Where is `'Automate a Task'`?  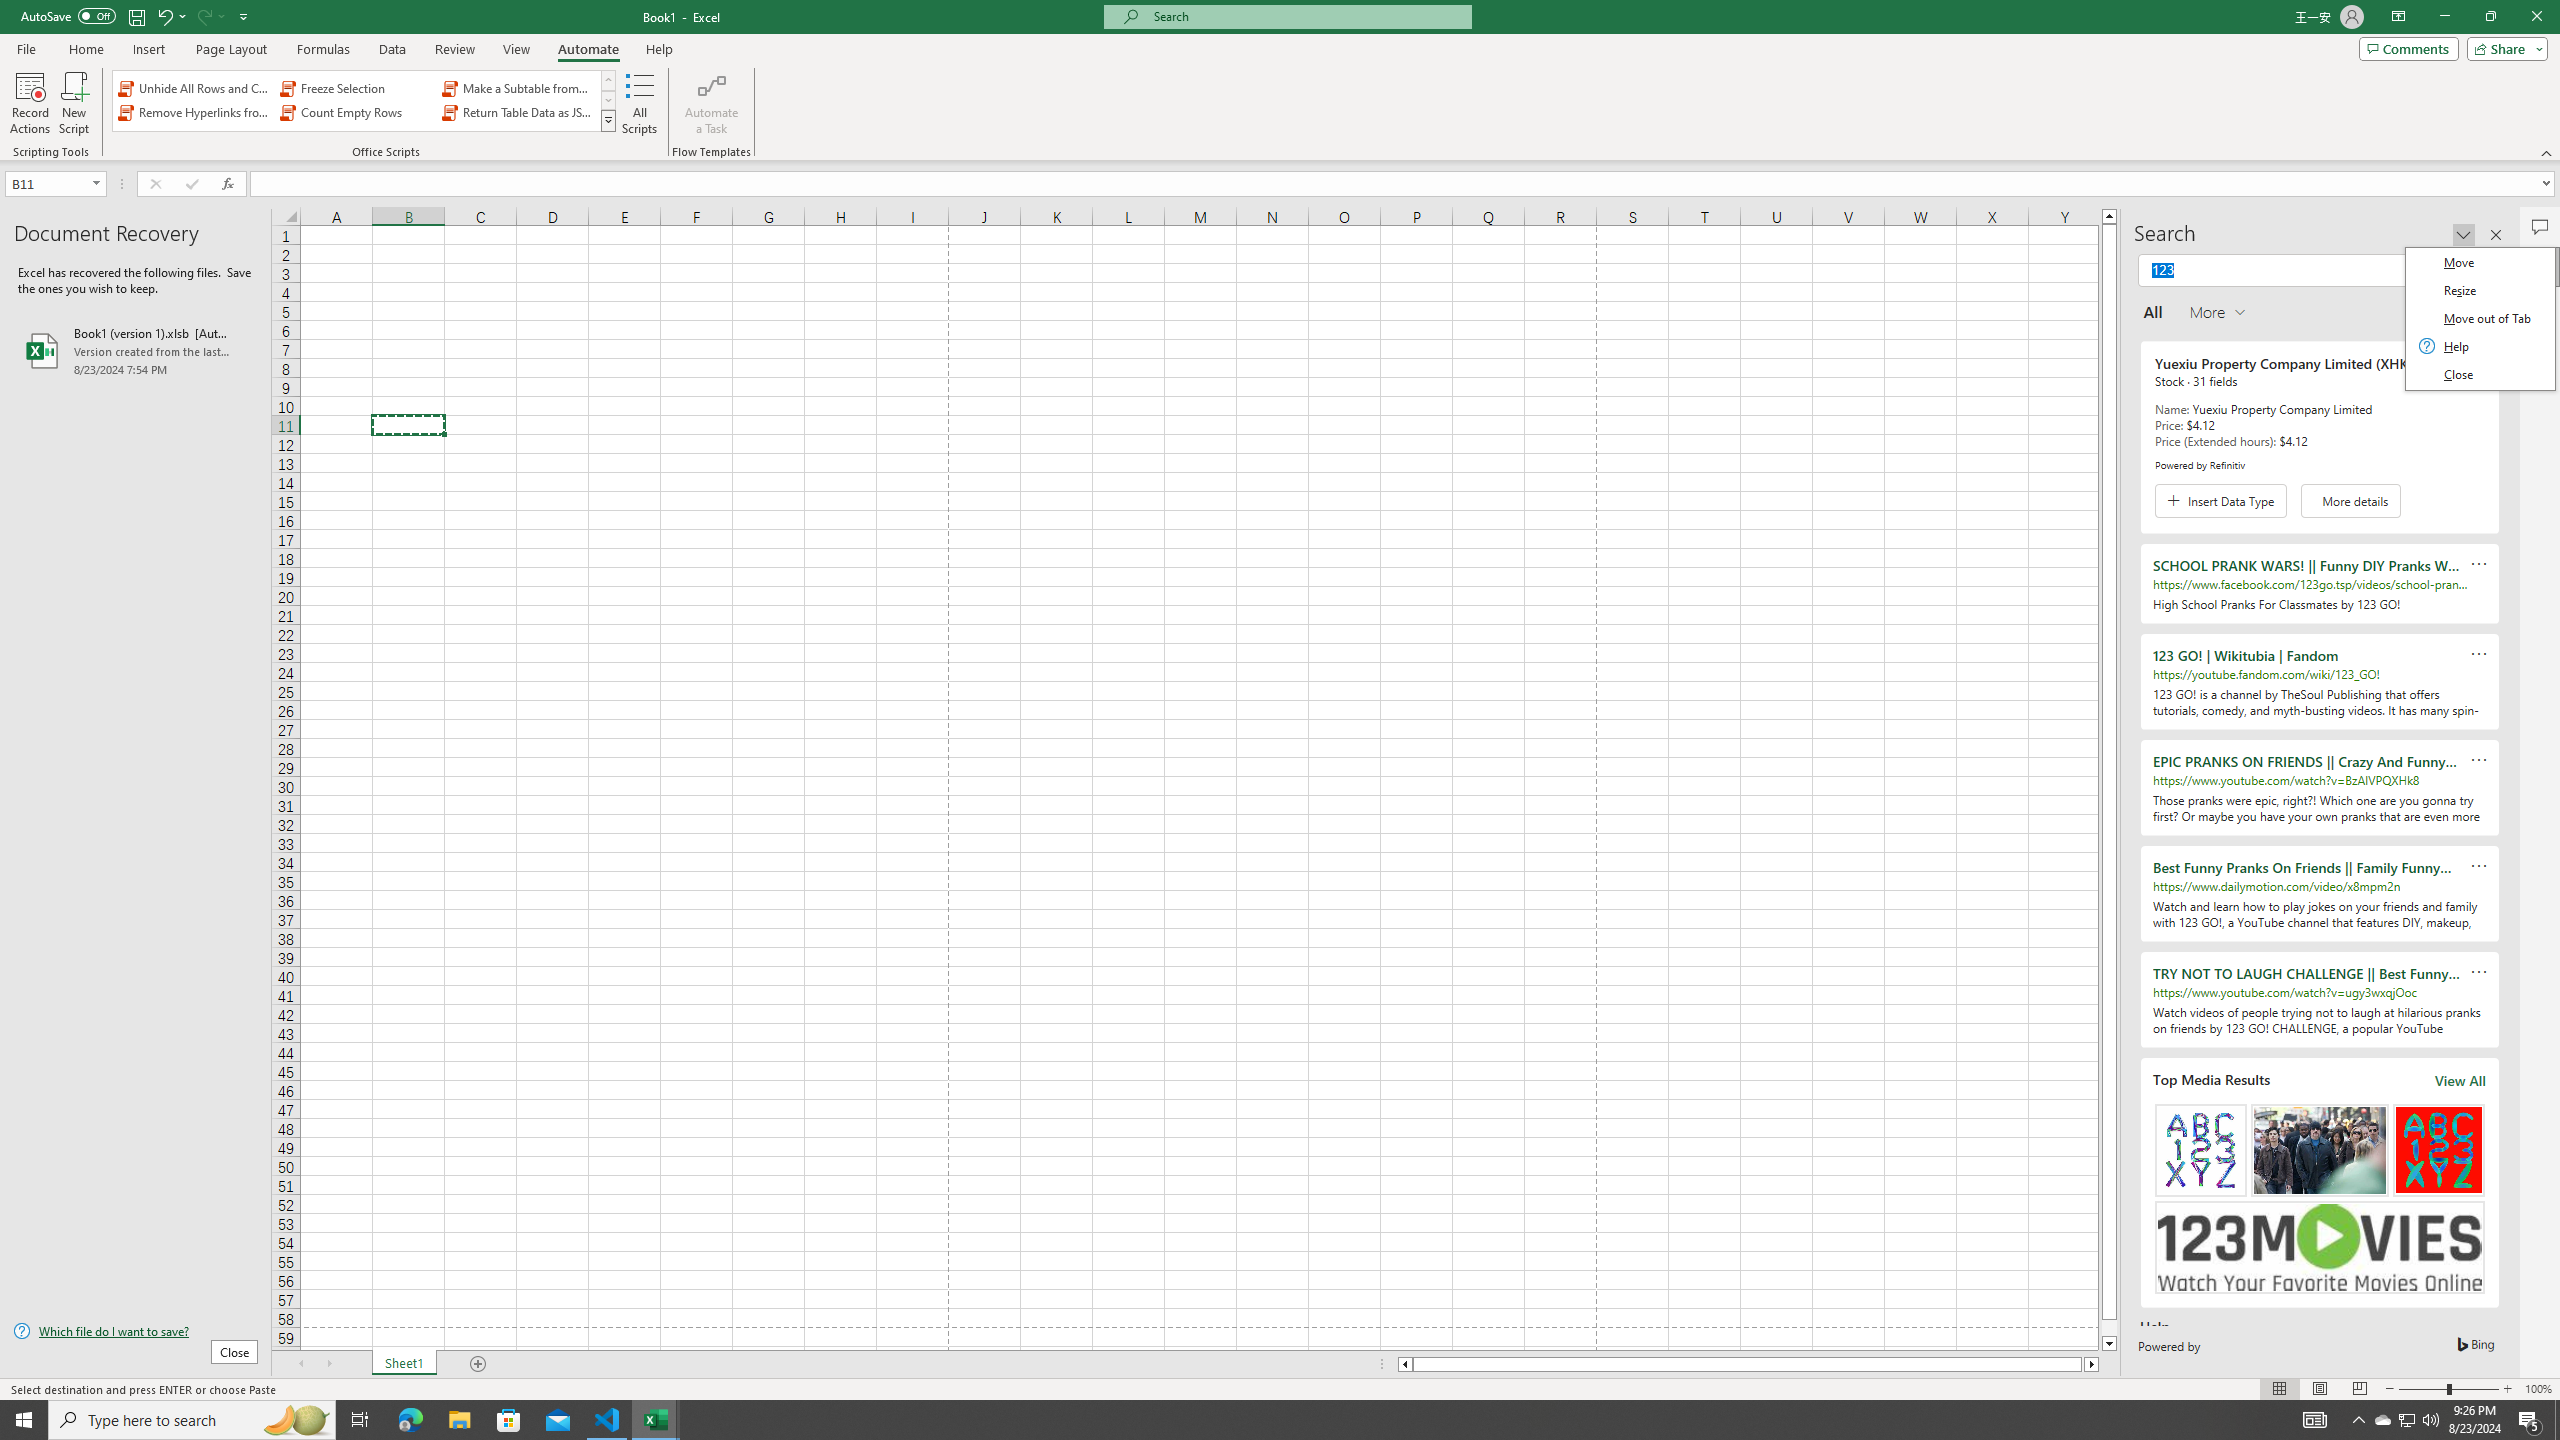 'Automate a Task' is located at coordinates (710, 103).